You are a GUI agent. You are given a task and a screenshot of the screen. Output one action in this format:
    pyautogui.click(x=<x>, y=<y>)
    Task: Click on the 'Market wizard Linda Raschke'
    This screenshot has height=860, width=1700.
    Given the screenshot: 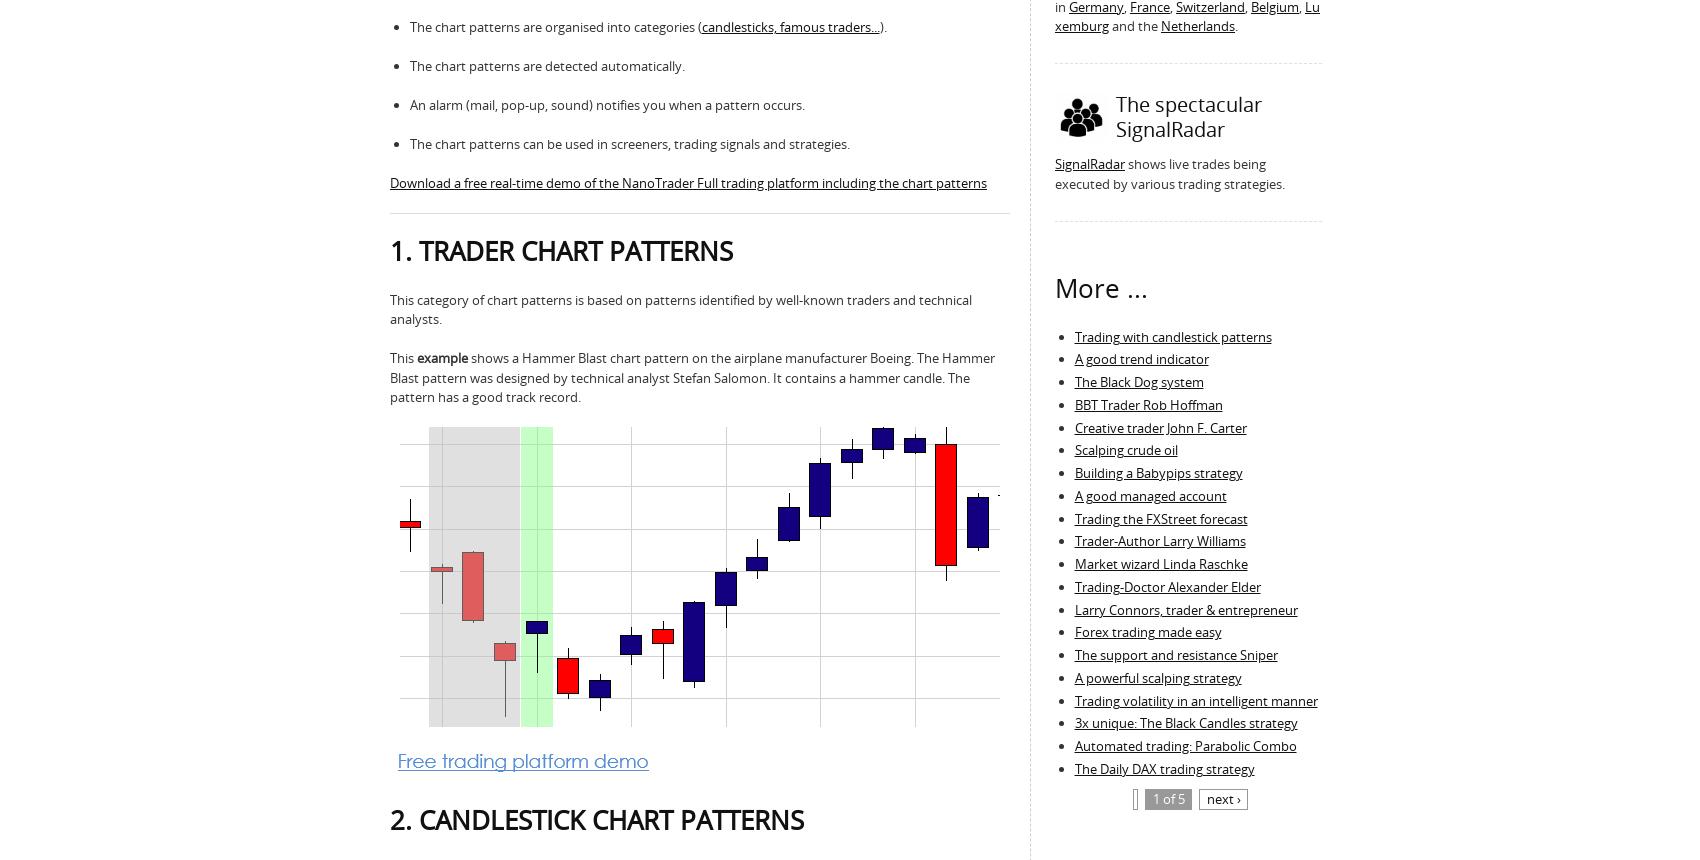 What is the action you would take?
    pyautogui.click(x=1160, y=563)
    